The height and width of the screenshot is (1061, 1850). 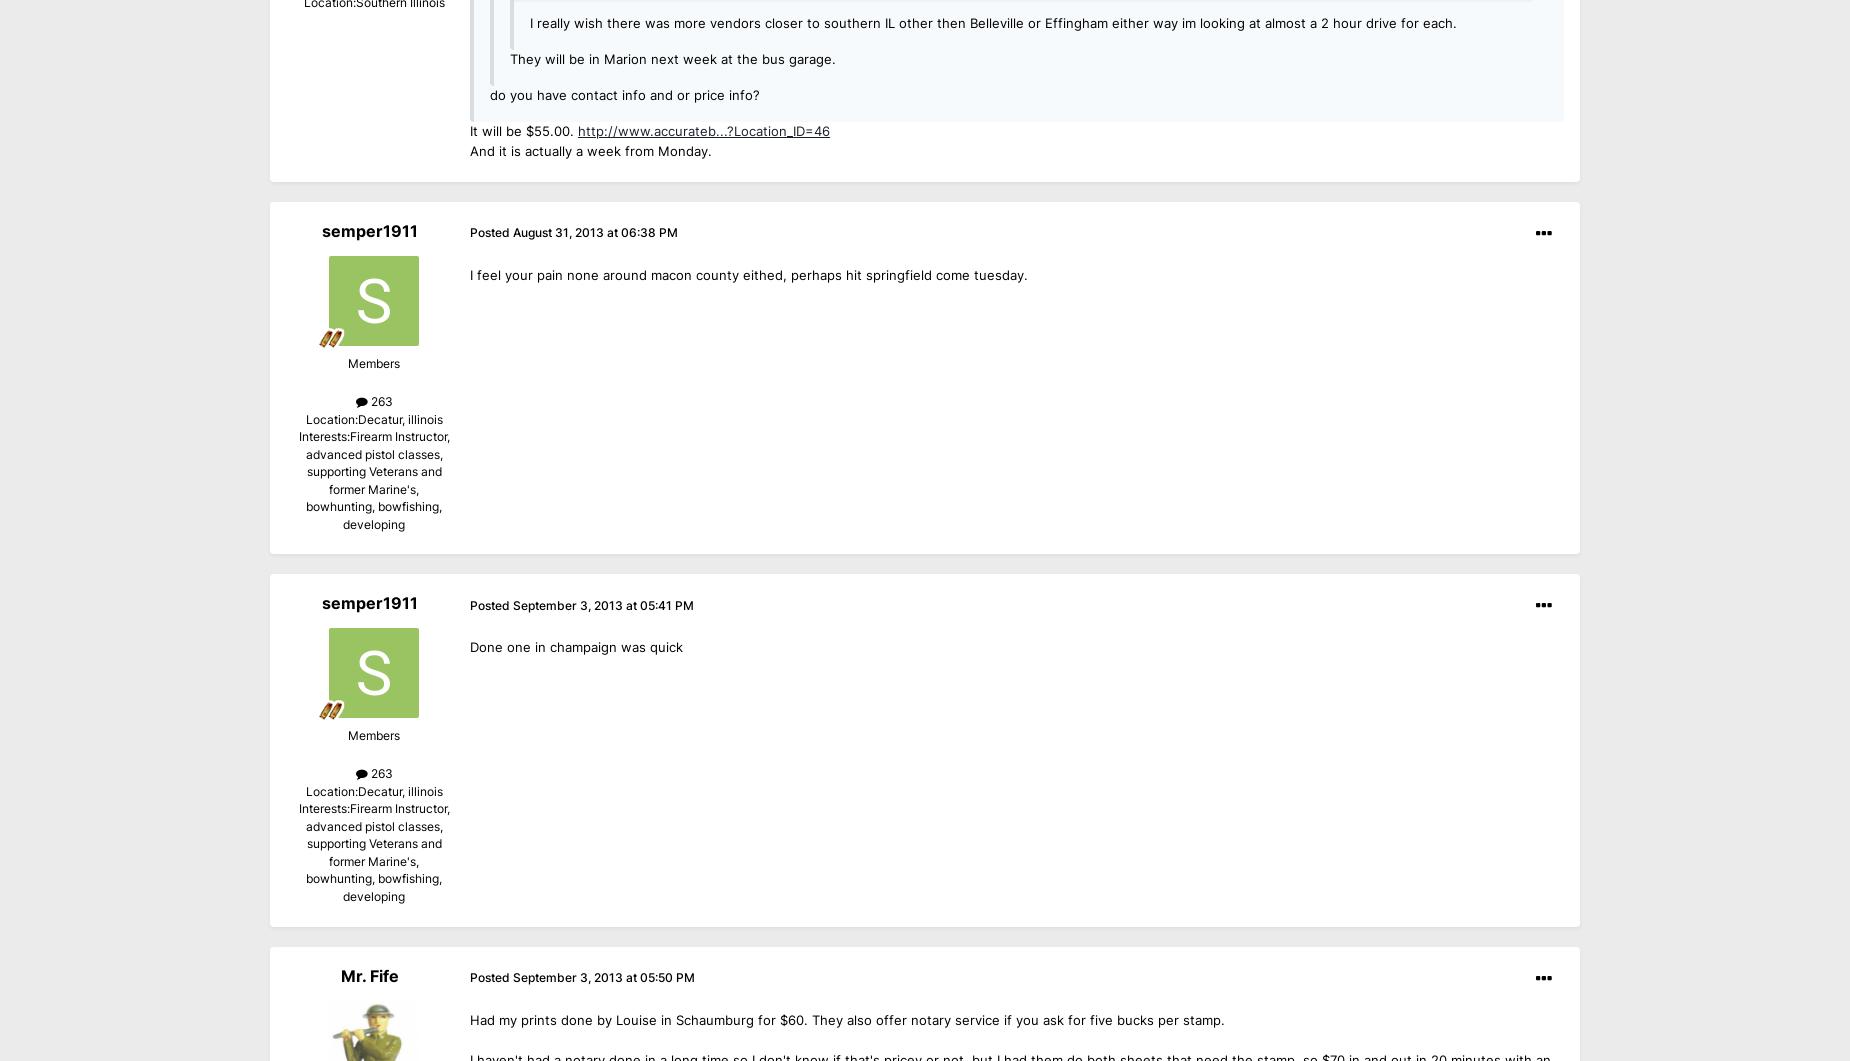 What do you see at coordinates (576, 646) in the screenshot?
I see `'Done one in champaign was quick'` at bounding box center [576, 646].